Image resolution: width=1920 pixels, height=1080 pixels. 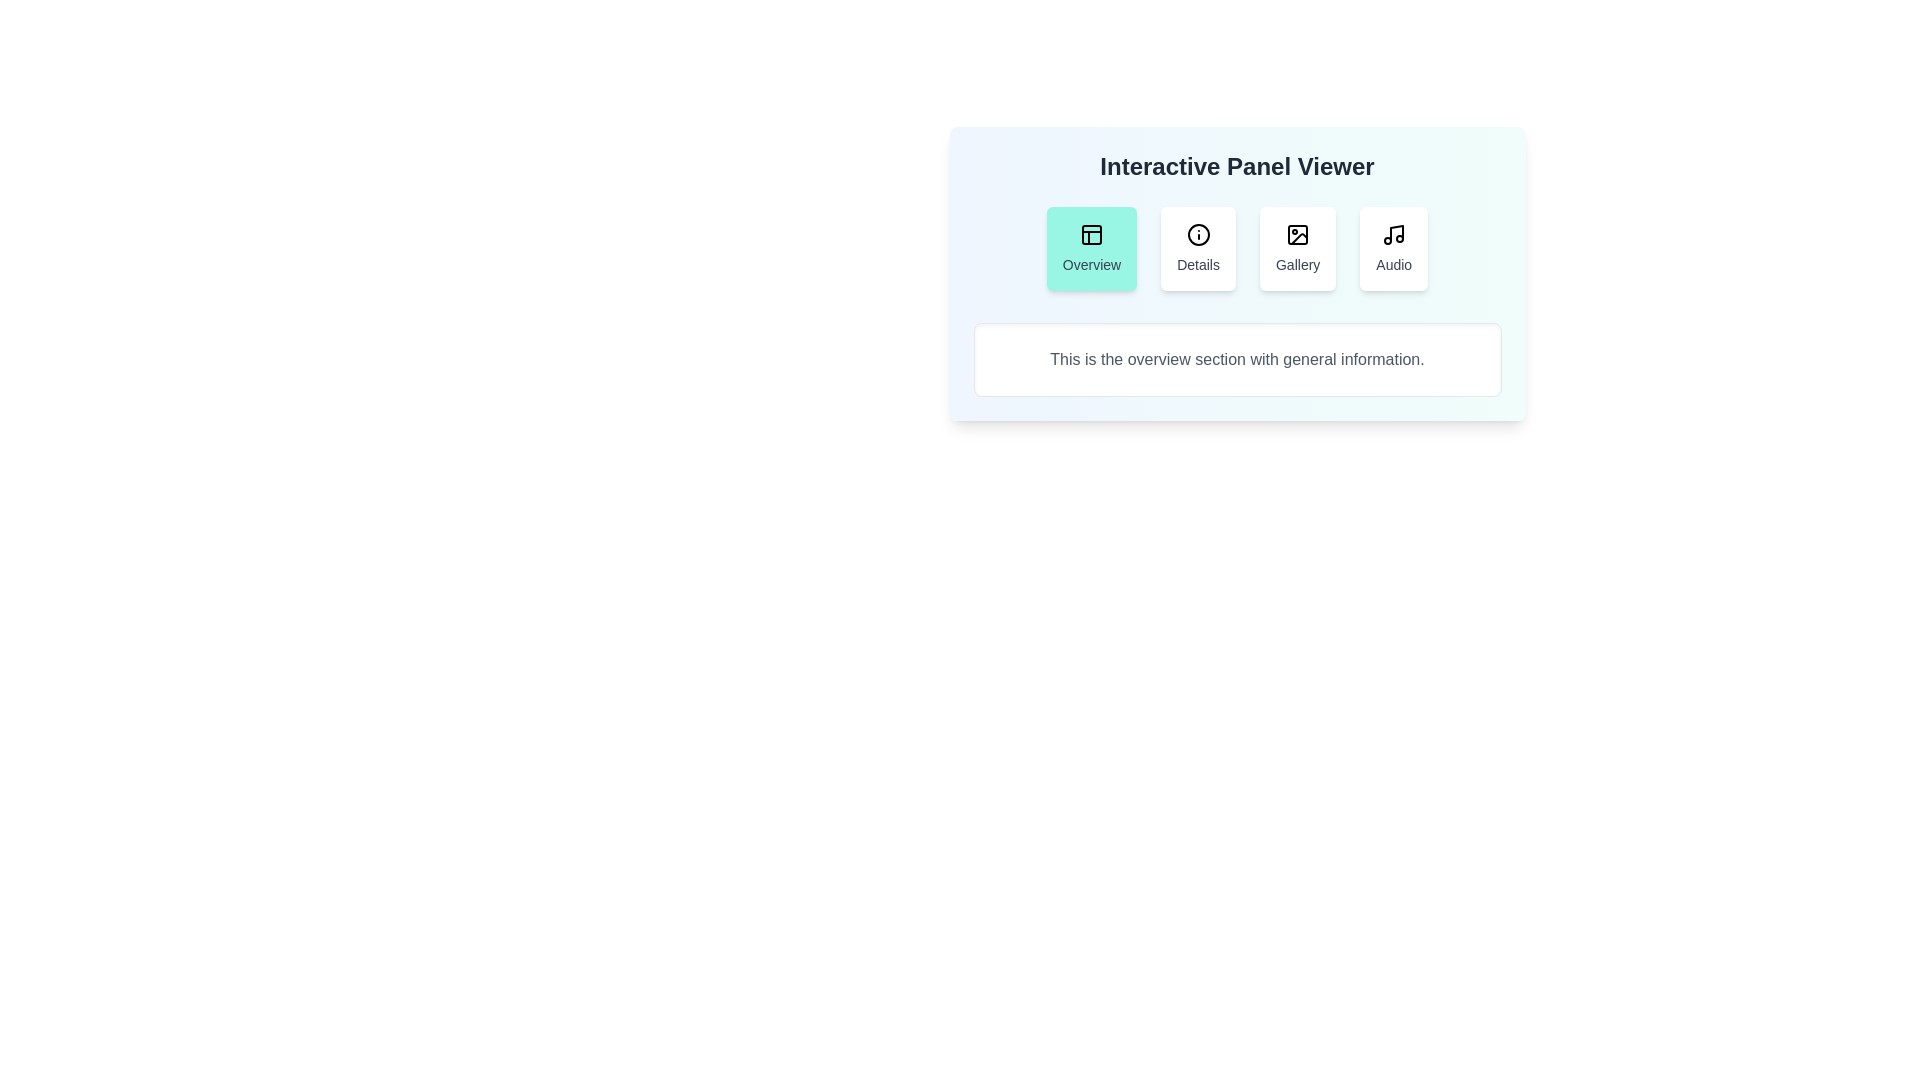 What do you see at coordinates (1393, 248) in the screenshot?
I see `the button labeled 'Audio' which has a black music note icon above it` at bounding box center [1393, 248].